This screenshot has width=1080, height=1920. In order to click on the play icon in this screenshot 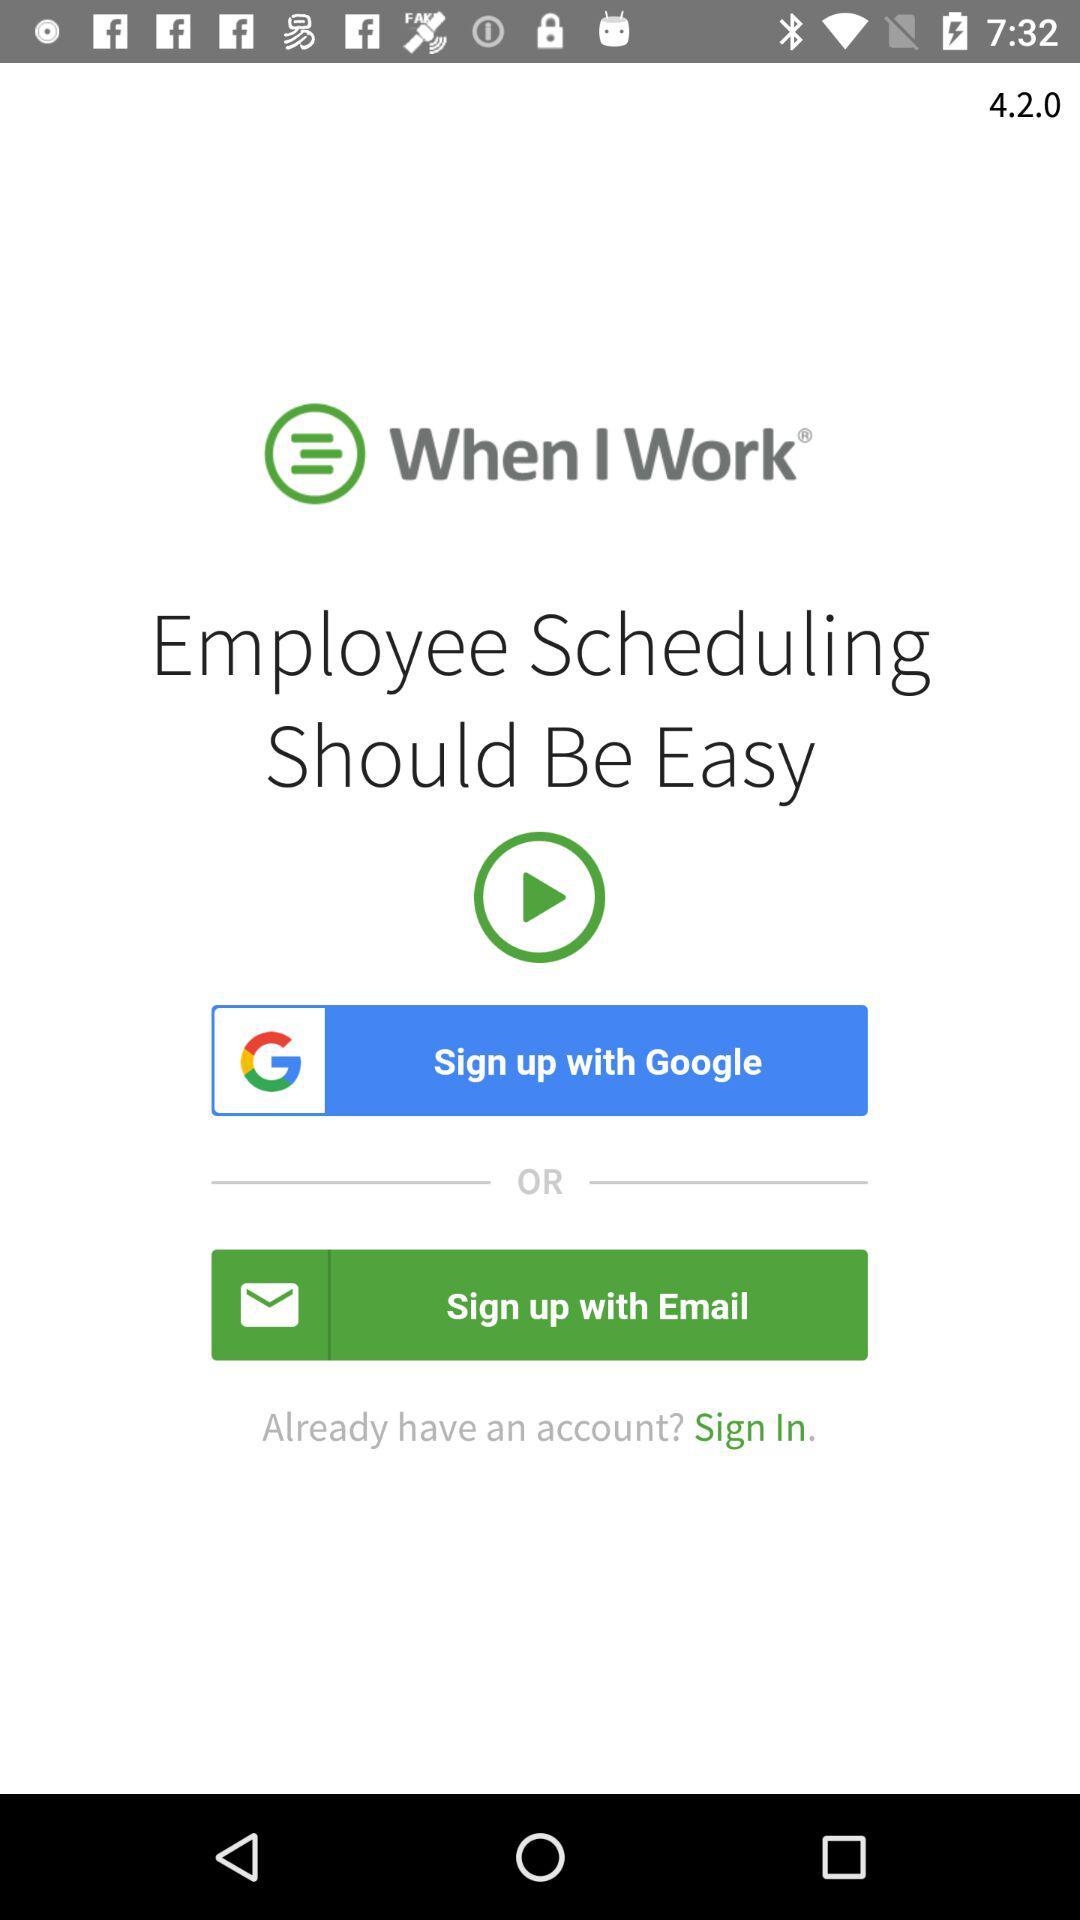, I will do `click(538, 896)`.